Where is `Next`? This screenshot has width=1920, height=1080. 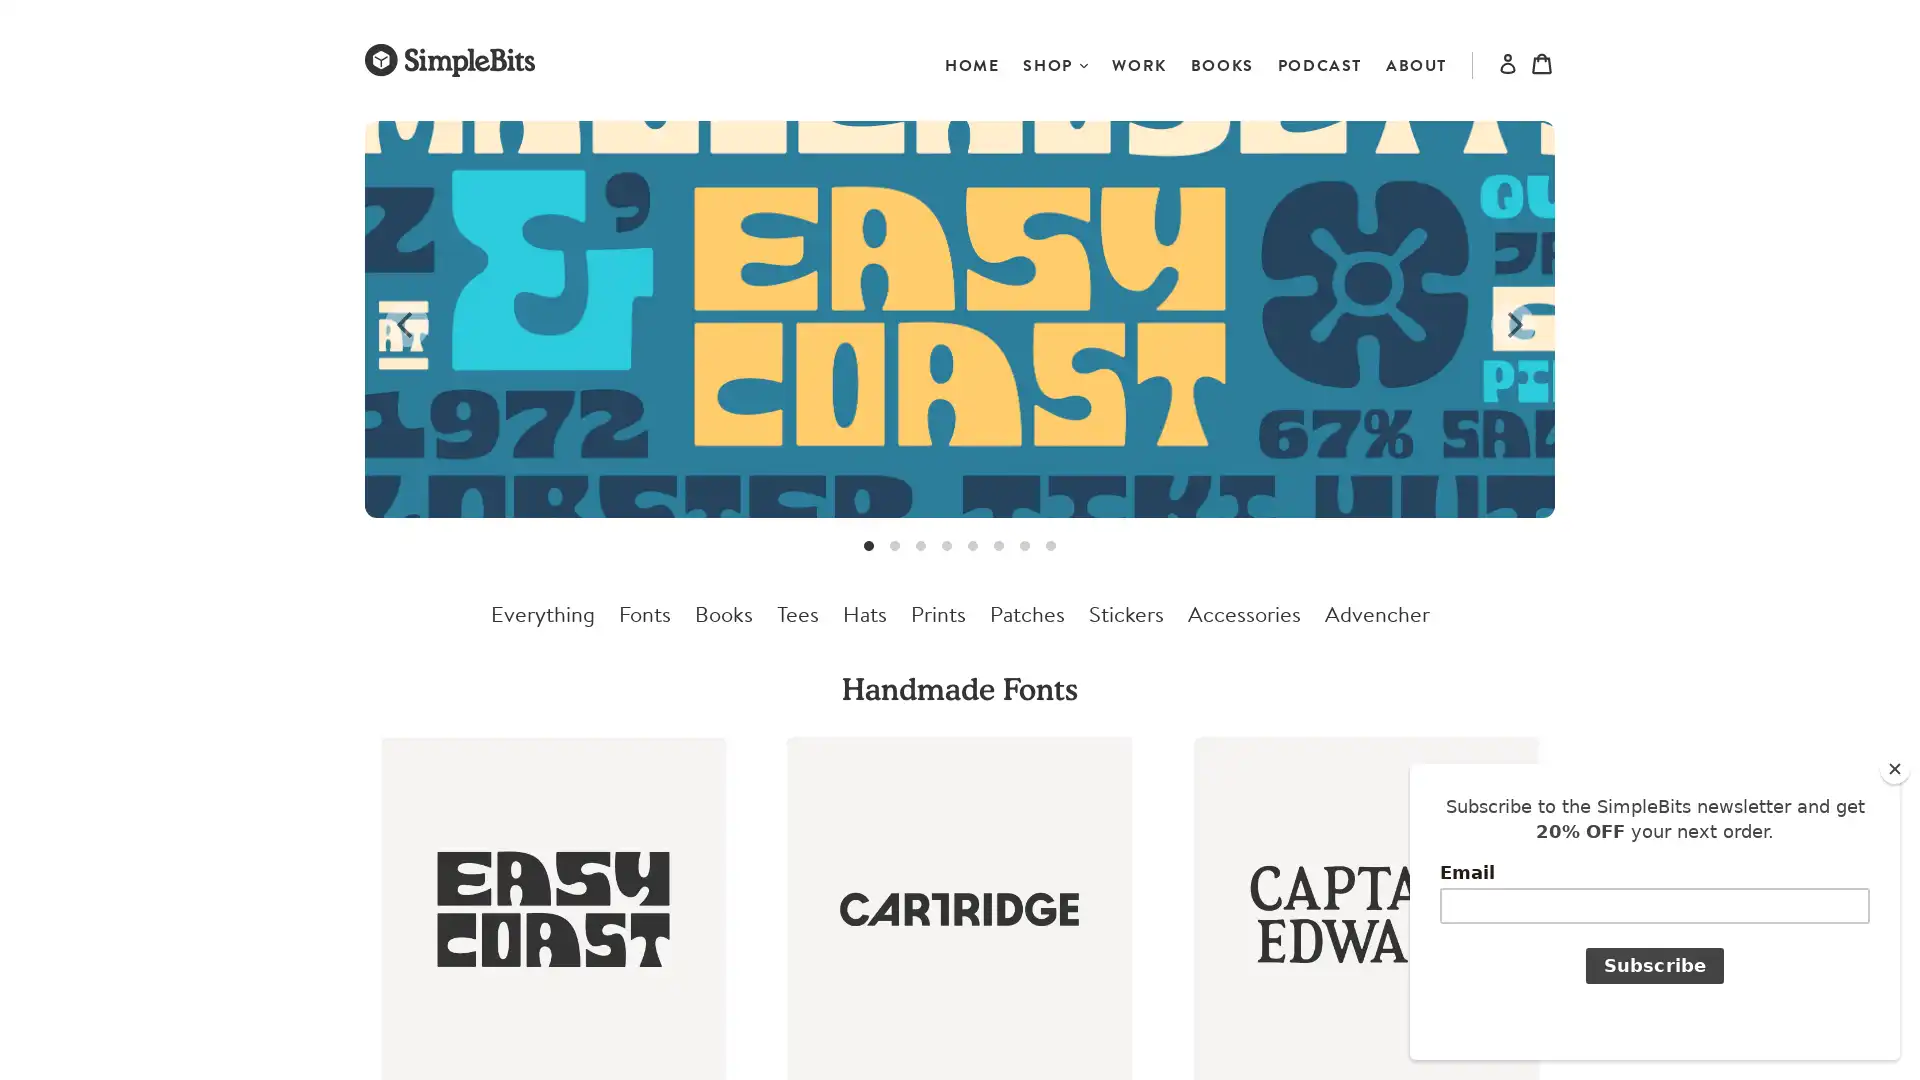
Next is located at coordinates (1512, 323).